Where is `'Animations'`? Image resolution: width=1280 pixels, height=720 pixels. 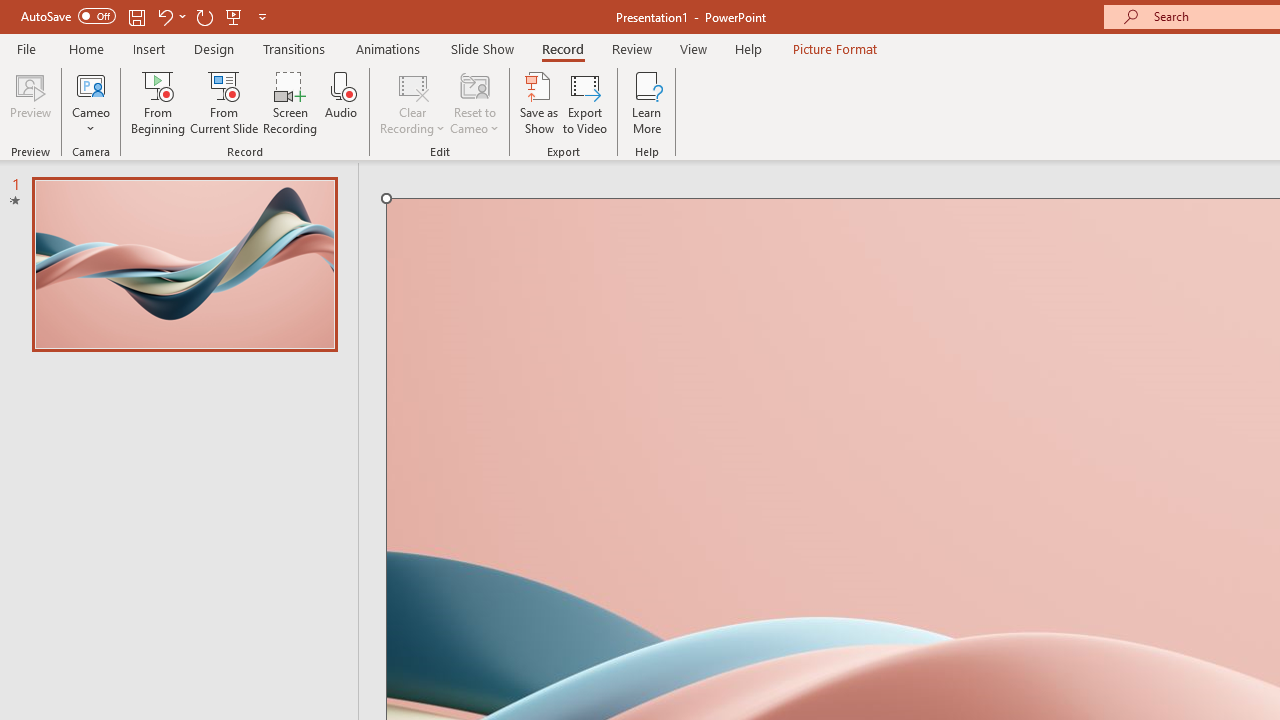
'Animations' is located at coordinates (388, 48).